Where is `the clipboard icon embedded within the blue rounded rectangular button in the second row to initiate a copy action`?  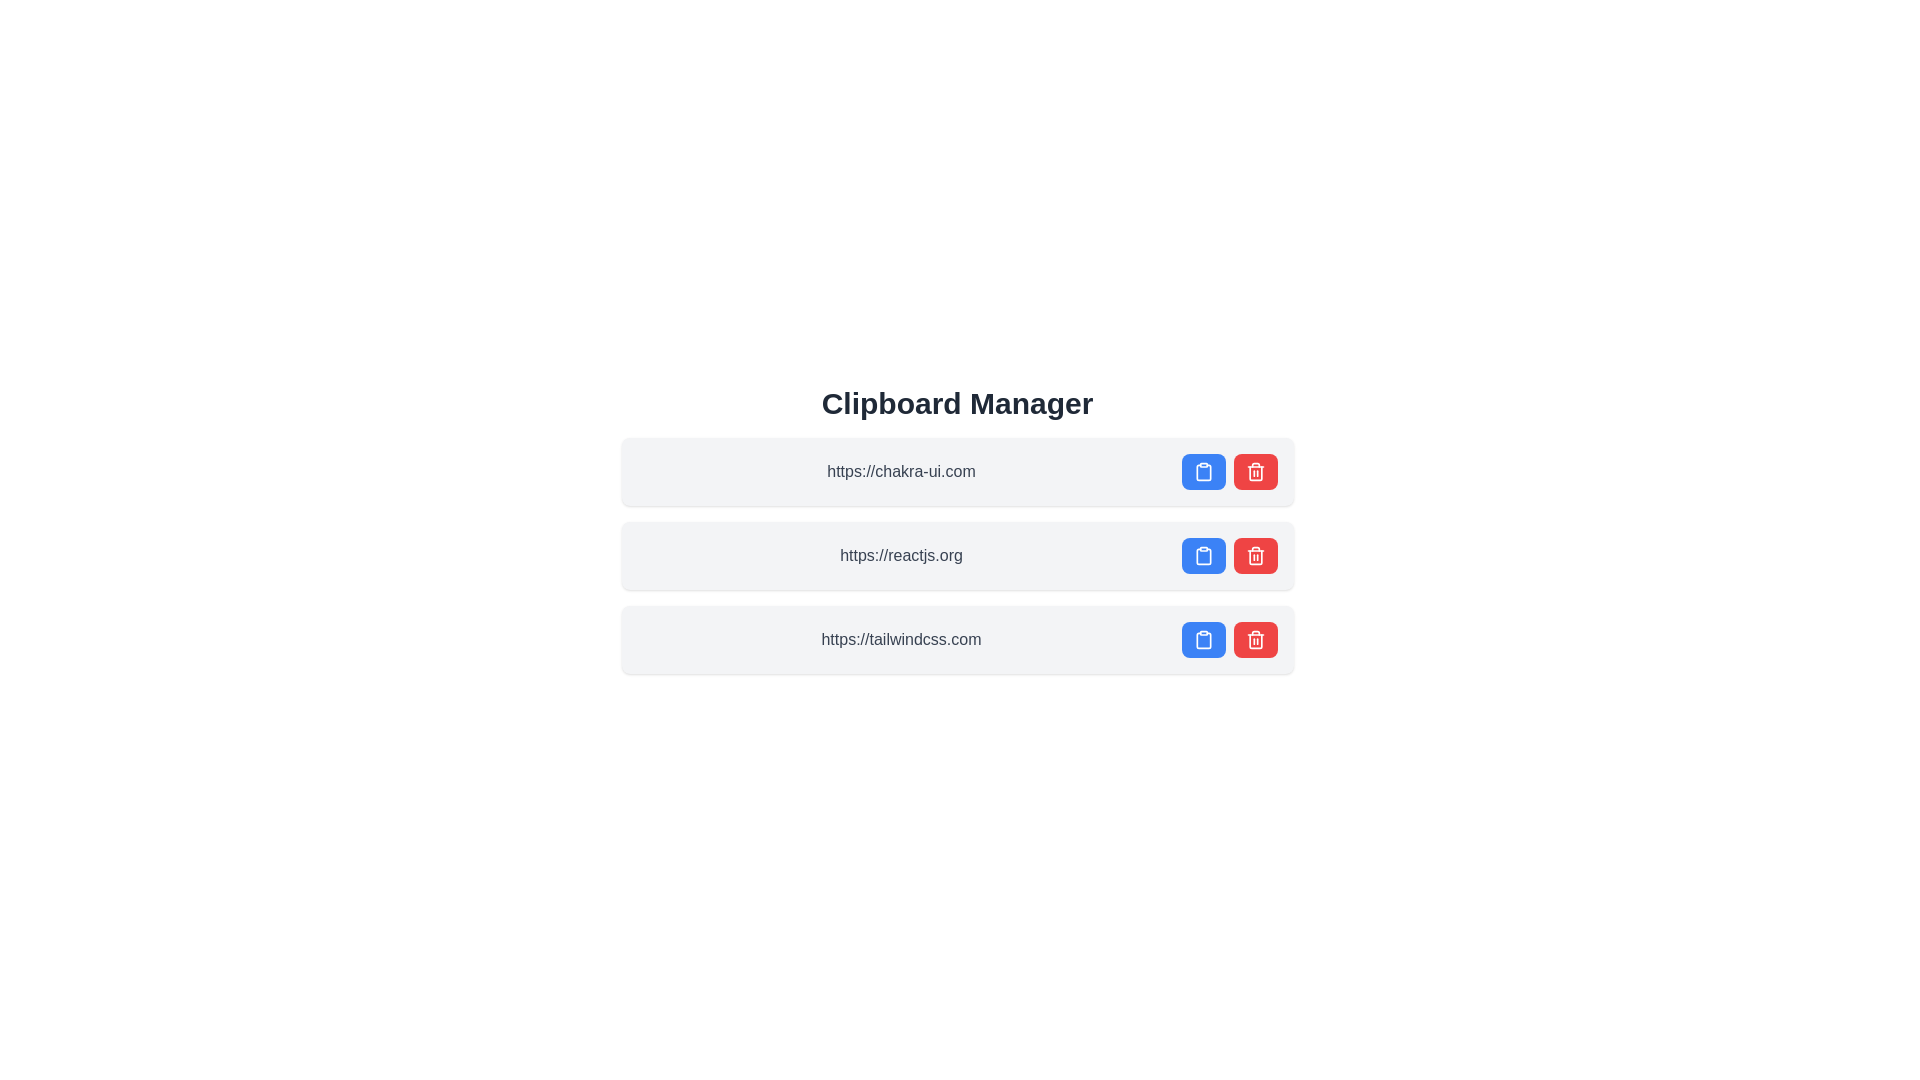
the clipboard icon embedded within the blue rounded rectangular button in the second row to initiate a copy action is located at coordinates (1202, 555).